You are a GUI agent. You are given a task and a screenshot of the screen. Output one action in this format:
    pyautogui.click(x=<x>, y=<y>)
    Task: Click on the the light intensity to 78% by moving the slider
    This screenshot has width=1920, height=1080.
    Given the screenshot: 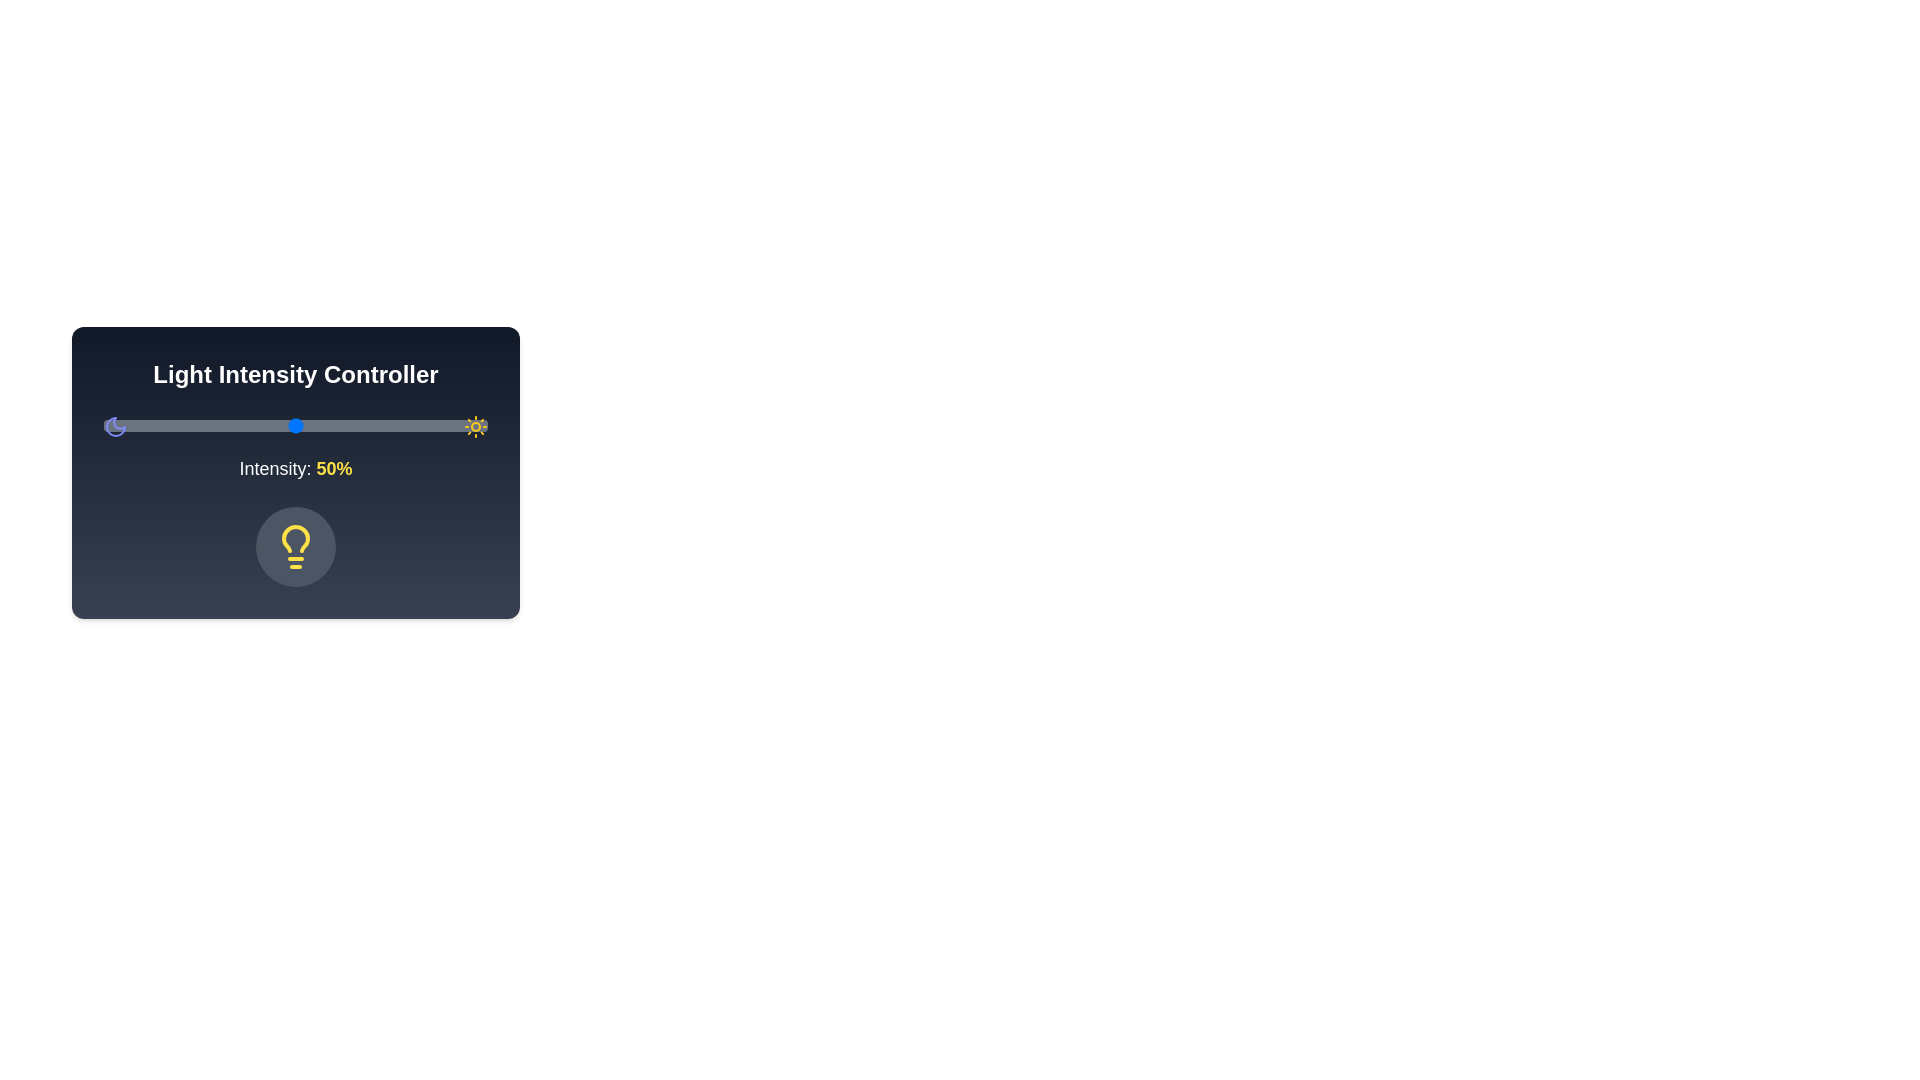 What is the action you would take?
    pyautogui.click(x=402, y=424)
    